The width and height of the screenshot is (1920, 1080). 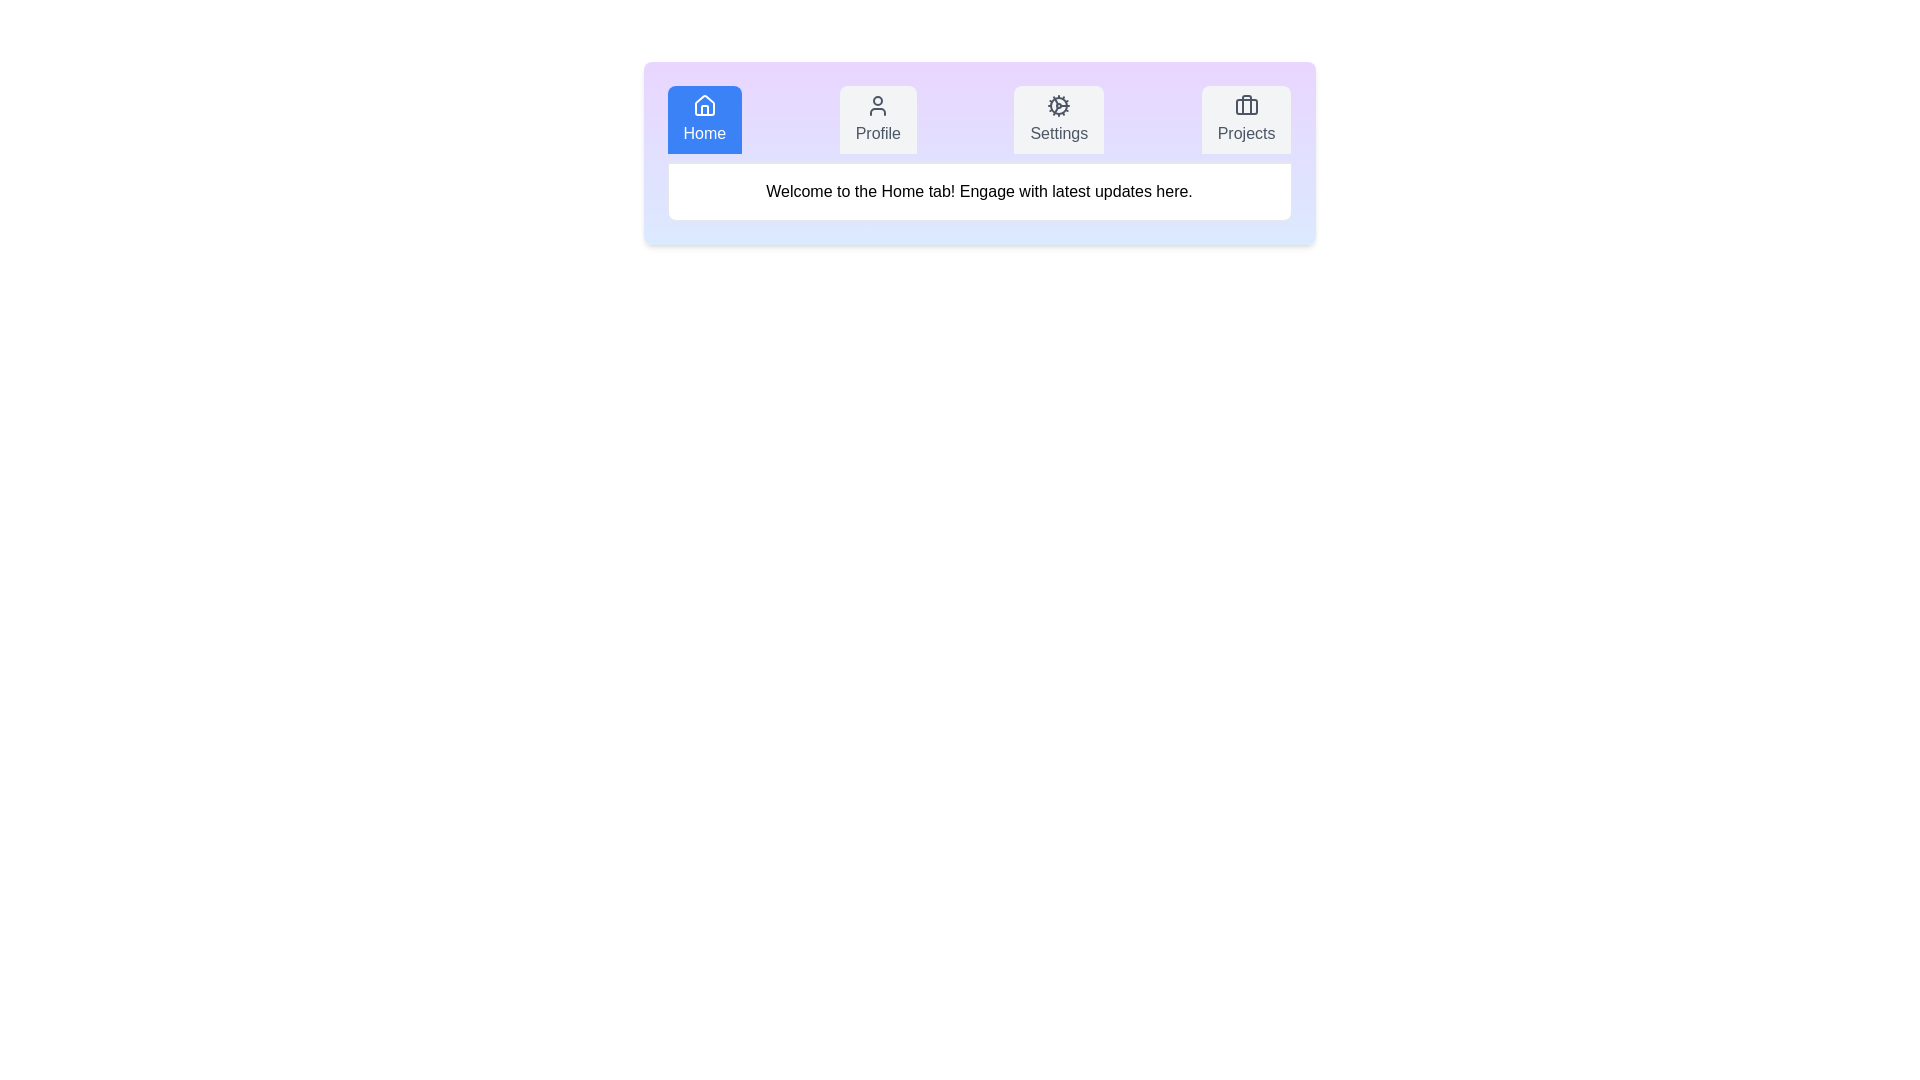 I want to click on the 'Profile' text label, which is the label for the second tab in a tab layout, located below a user icon, so click(x=878, y=134).